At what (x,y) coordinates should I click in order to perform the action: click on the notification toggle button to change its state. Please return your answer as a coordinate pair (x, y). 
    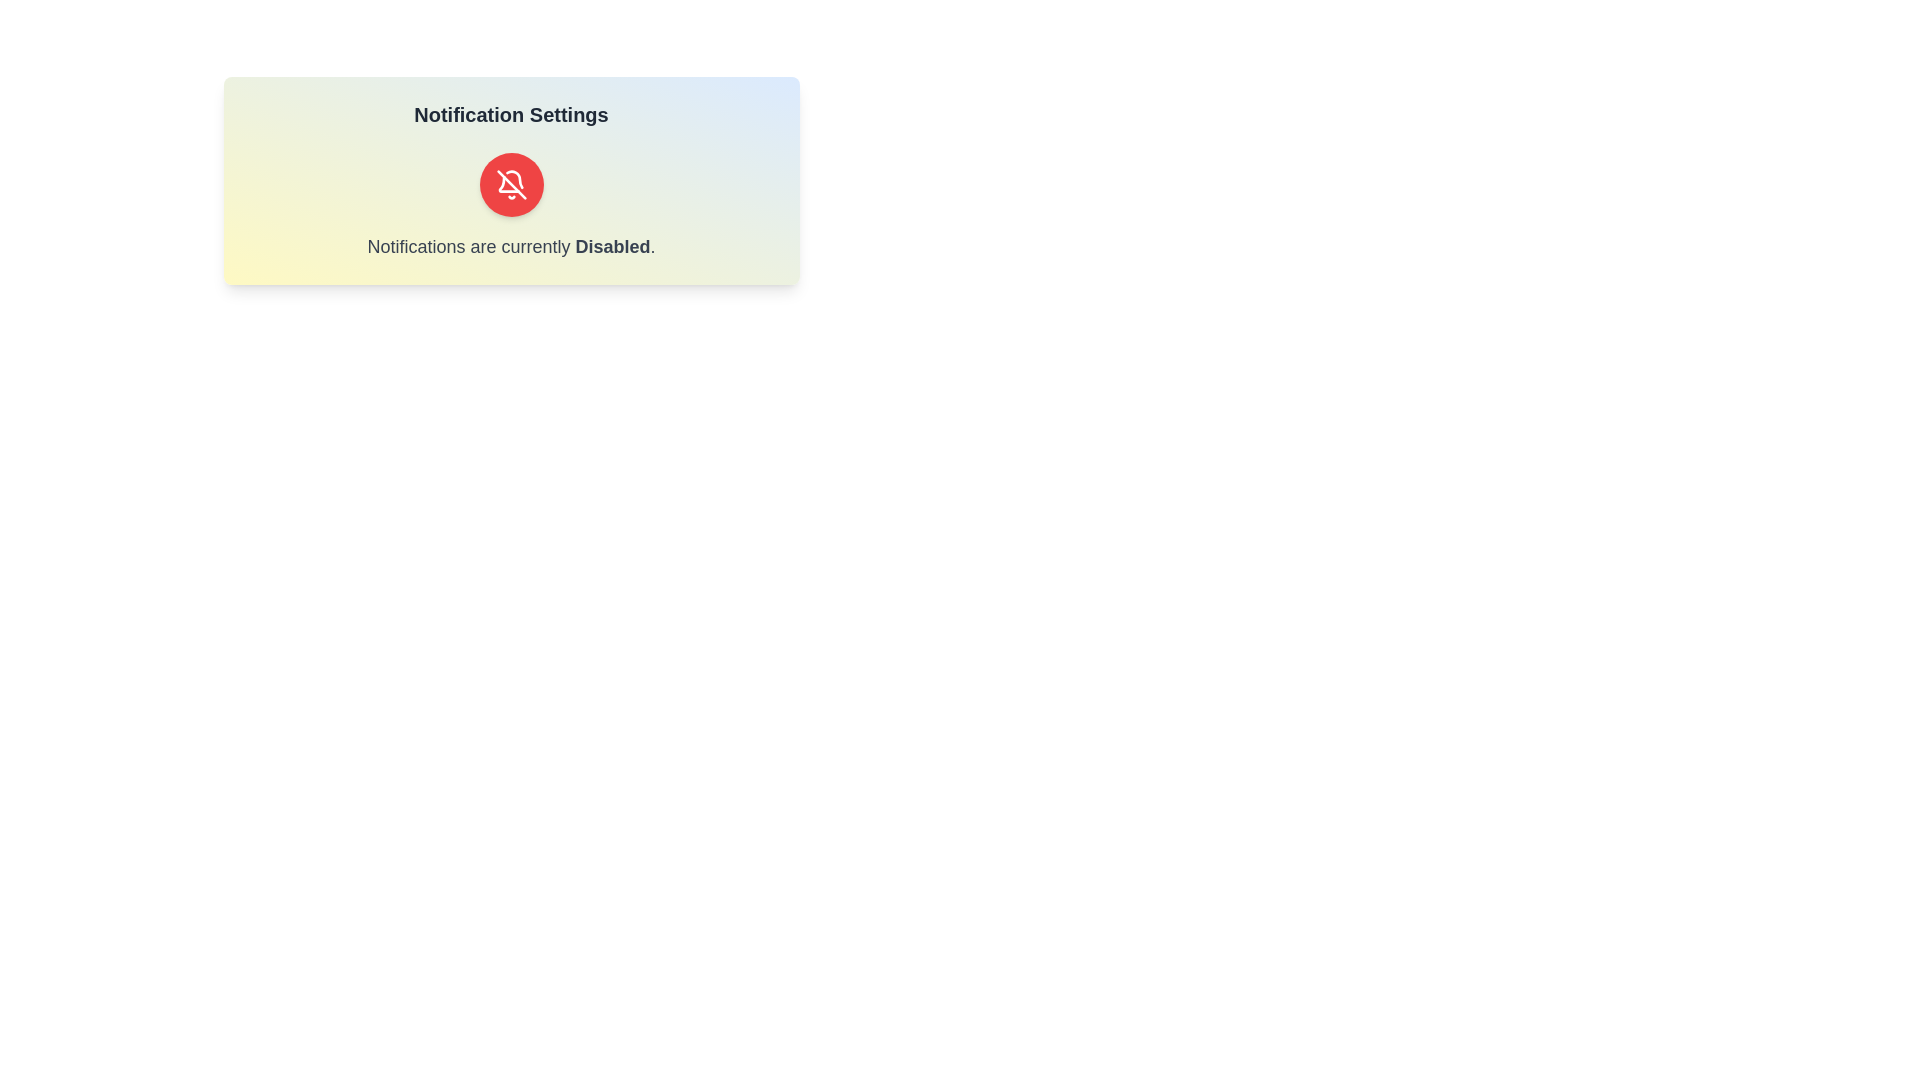
    Looking at the image, I should click on (511, 185).